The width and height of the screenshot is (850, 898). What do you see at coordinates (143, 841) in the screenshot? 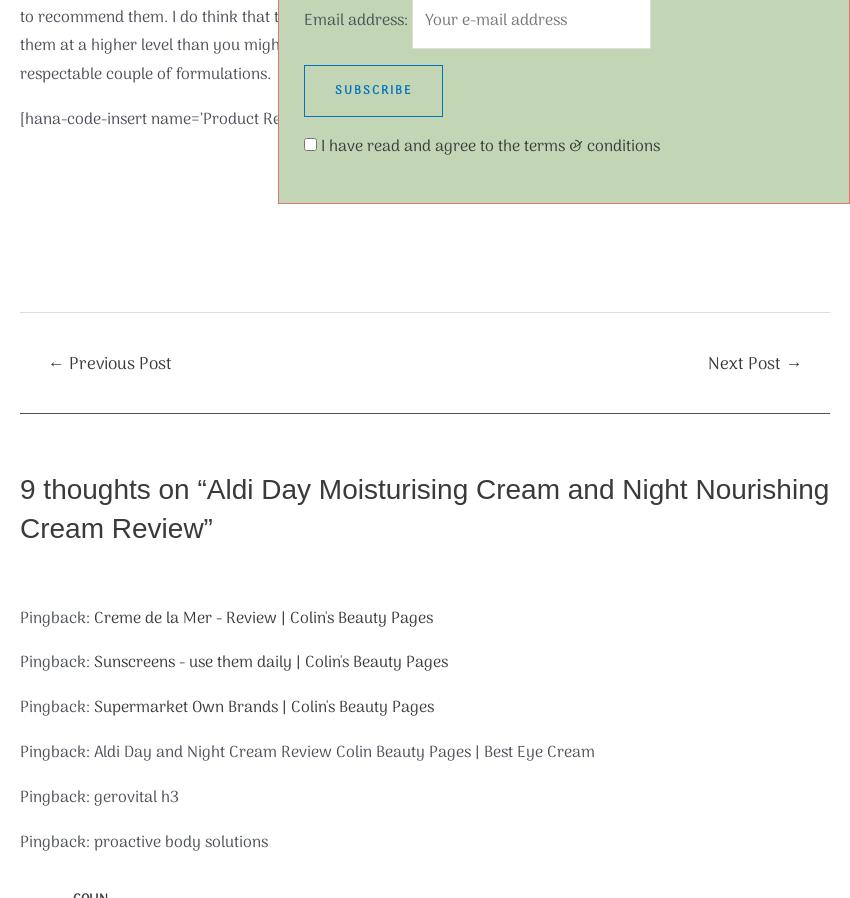
I see `'Pingback: proactive body solutions'` at bounding box center [143, 841].